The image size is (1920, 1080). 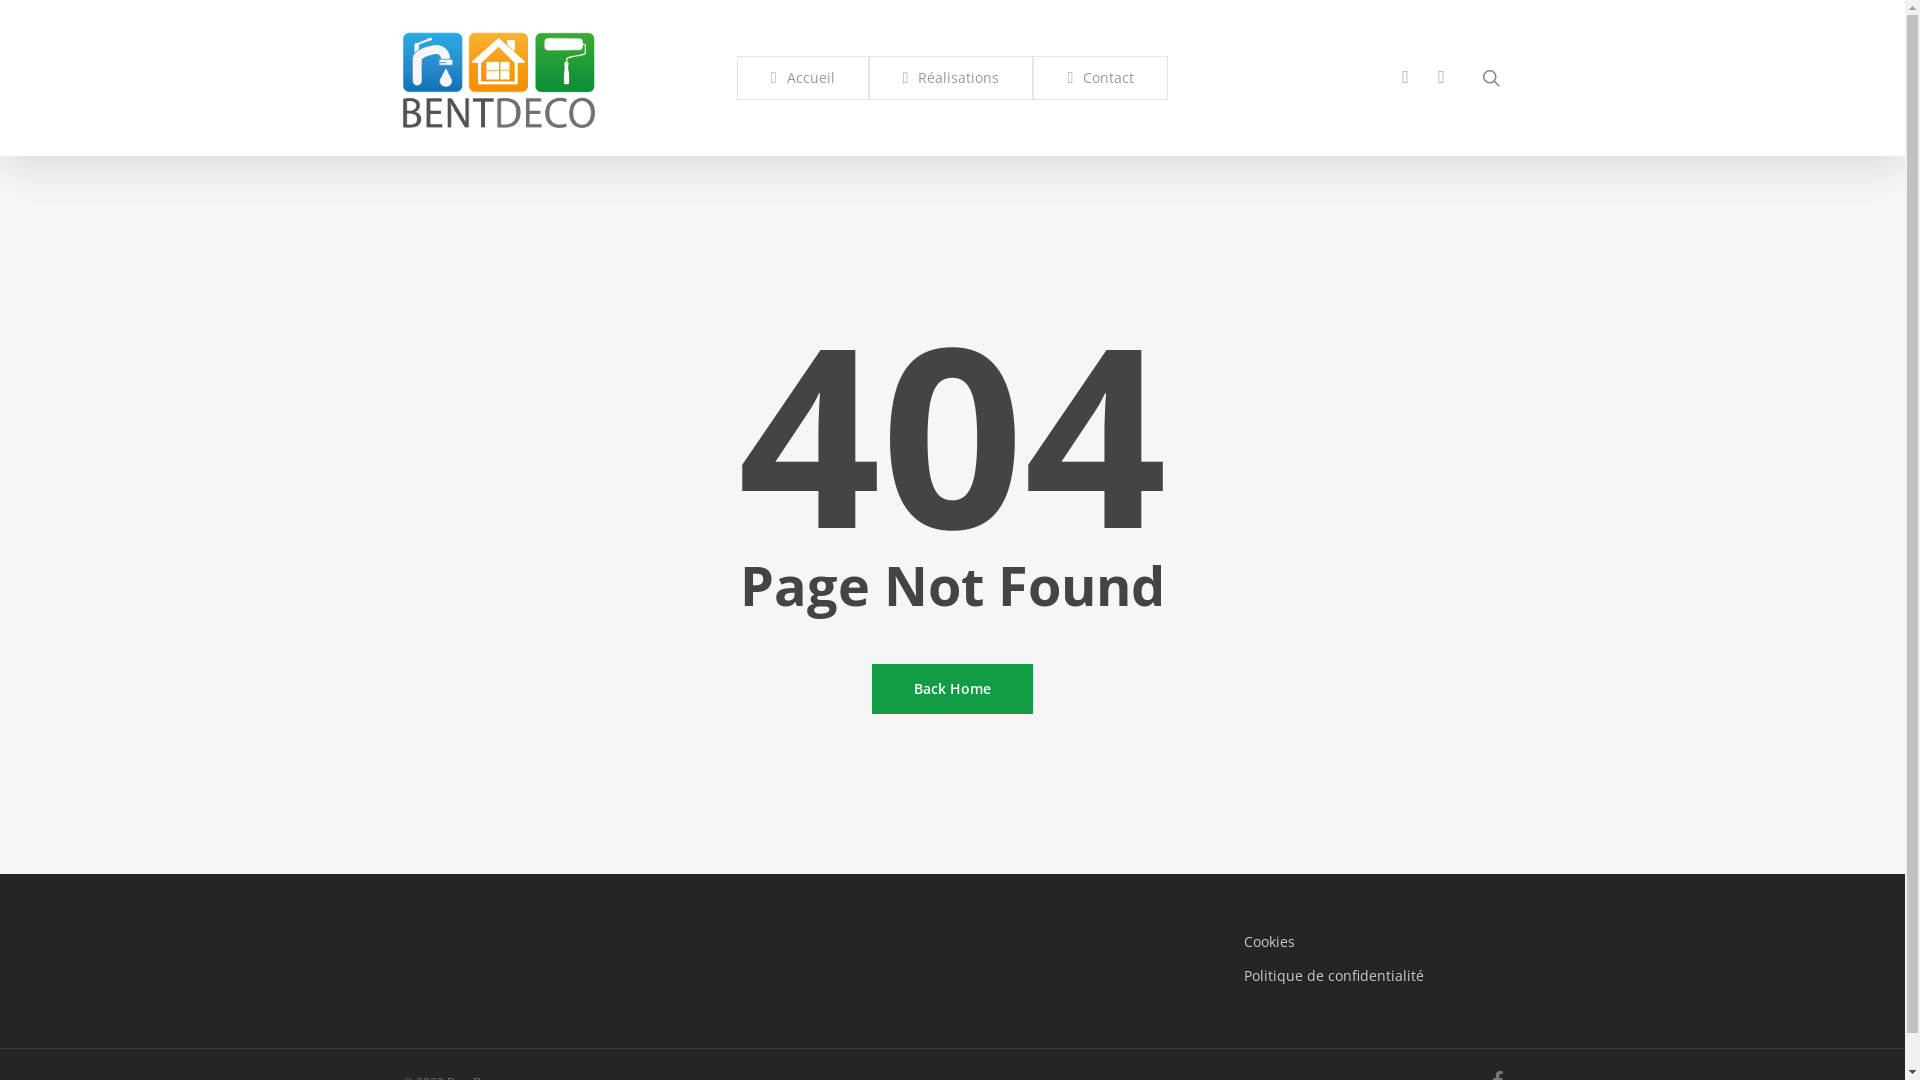 What do you see at coordinates (802, 76) in the screenshot?
I see `'Accueil'` at bounding box center [802, 76].